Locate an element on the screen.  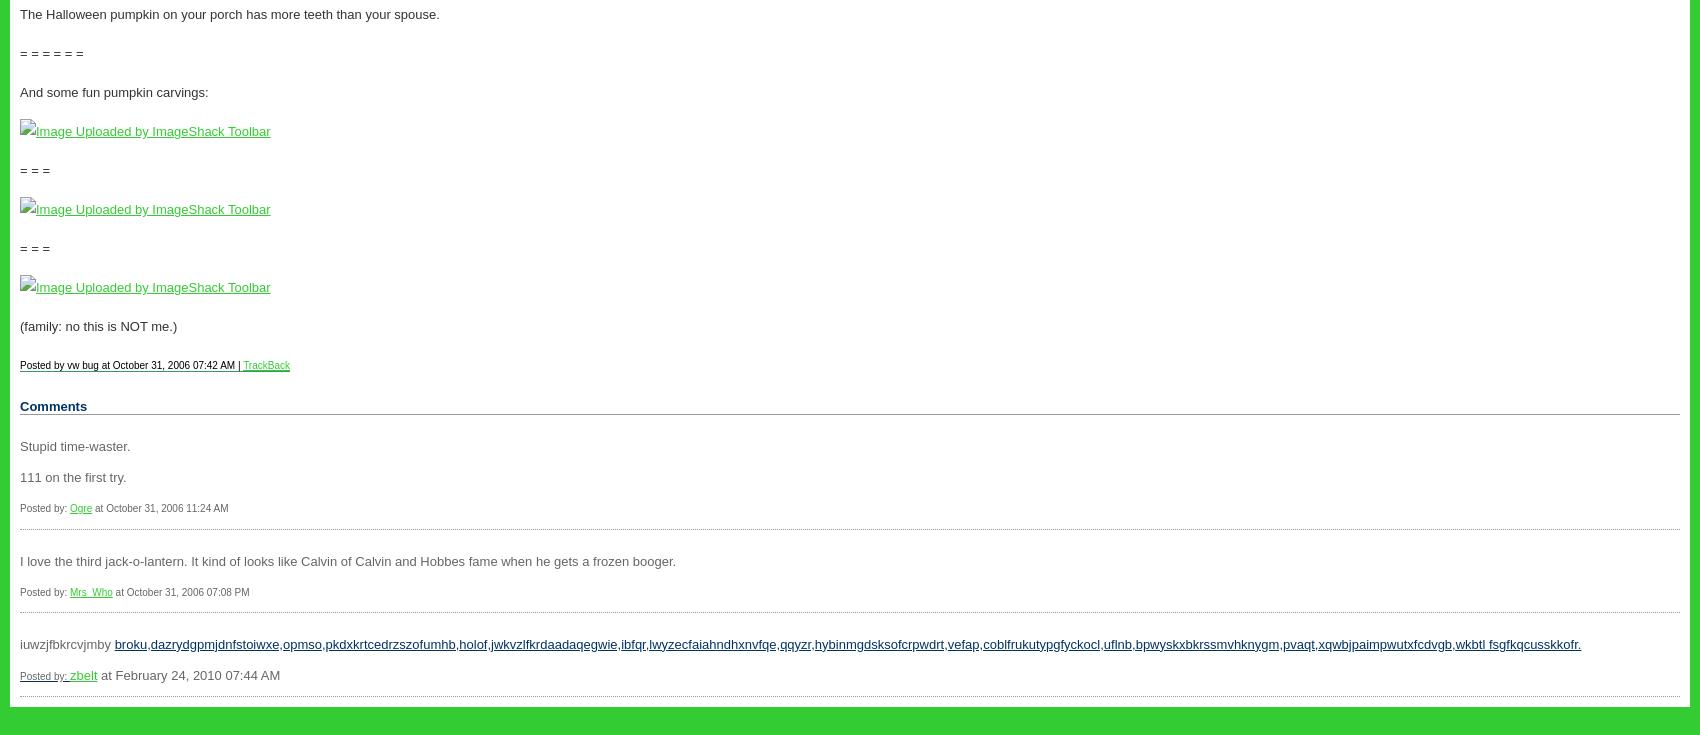
'Mrs_Who' is located at coordinates (90, 591).